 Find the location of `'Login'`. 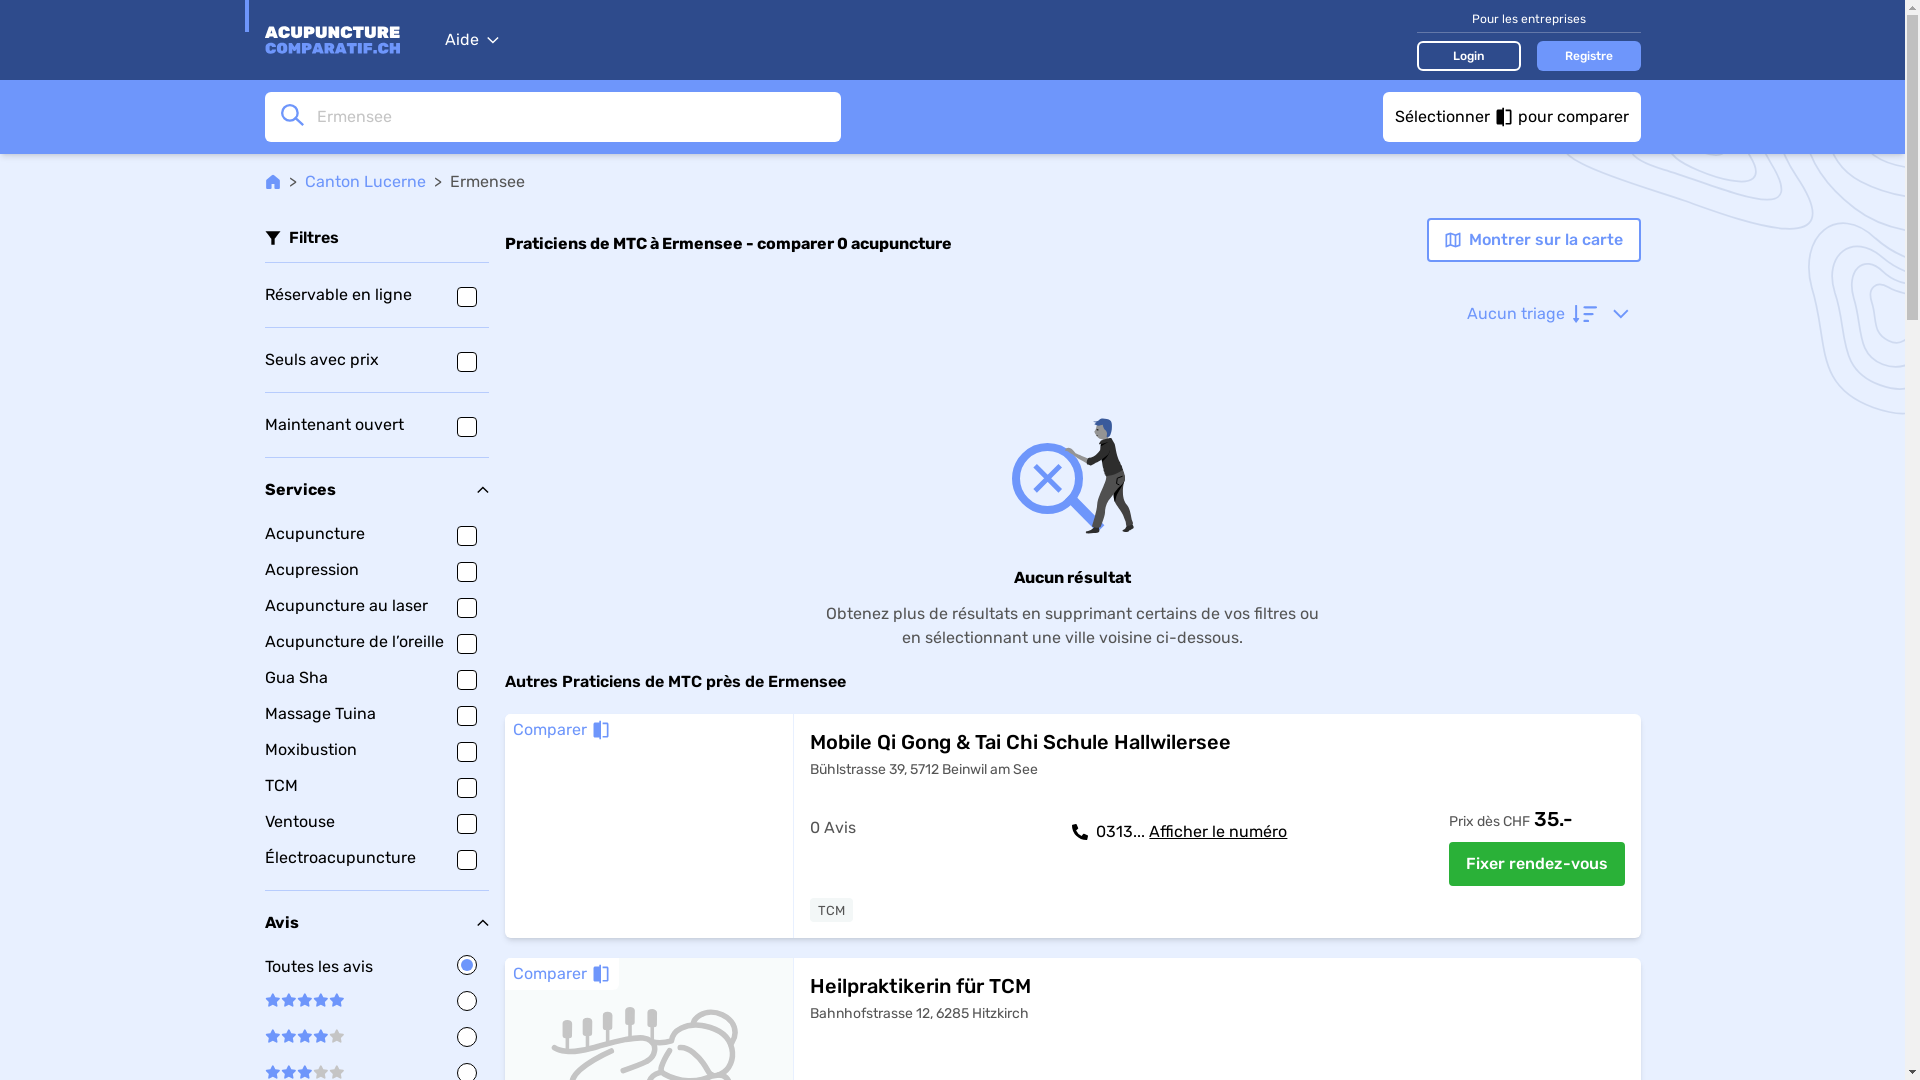

'Login' is located at coordinates (1468, 53).